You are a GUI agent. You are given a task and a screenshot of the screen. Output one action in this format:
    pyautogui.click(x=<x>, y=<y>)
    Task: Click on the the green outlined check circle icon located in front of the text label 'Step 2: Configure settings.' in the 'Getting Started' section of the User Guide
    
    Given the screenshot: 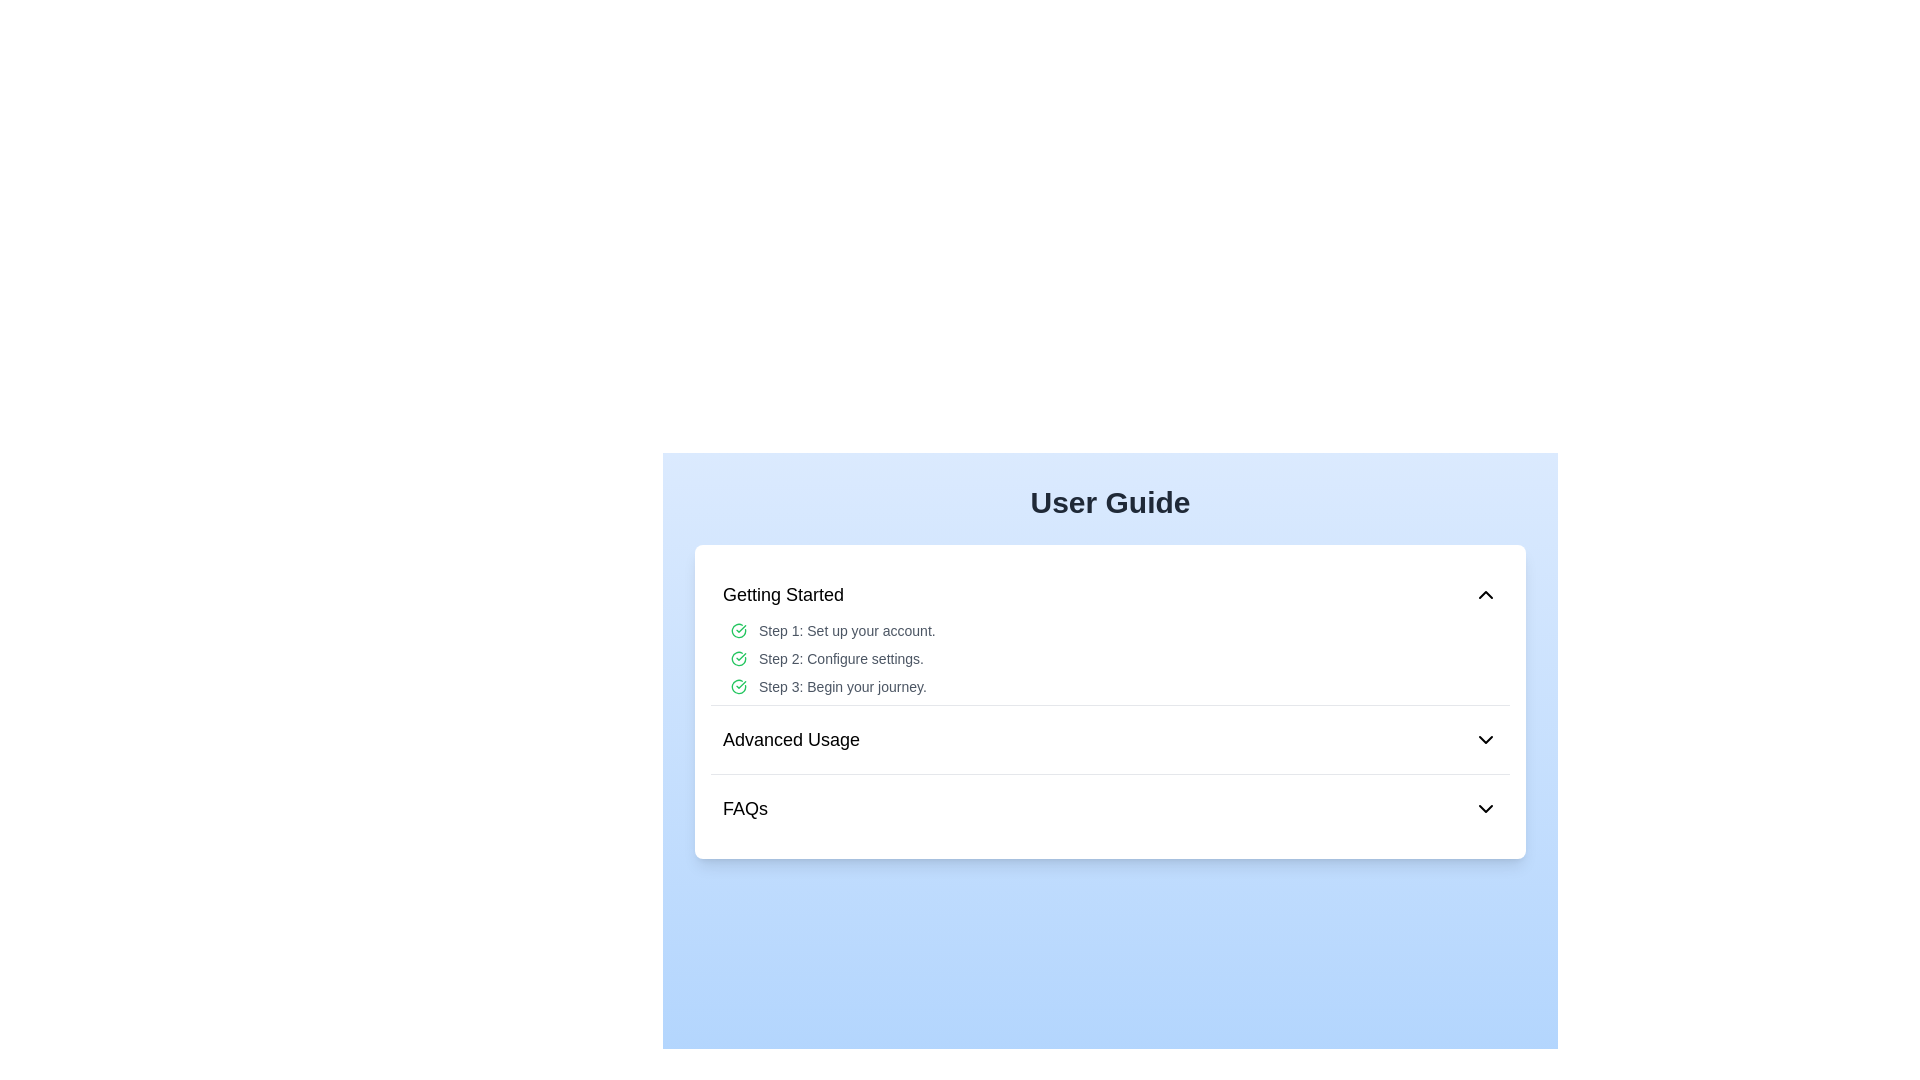 What is the action you would take?
    pyautogui.click(x=738, y=659)
    